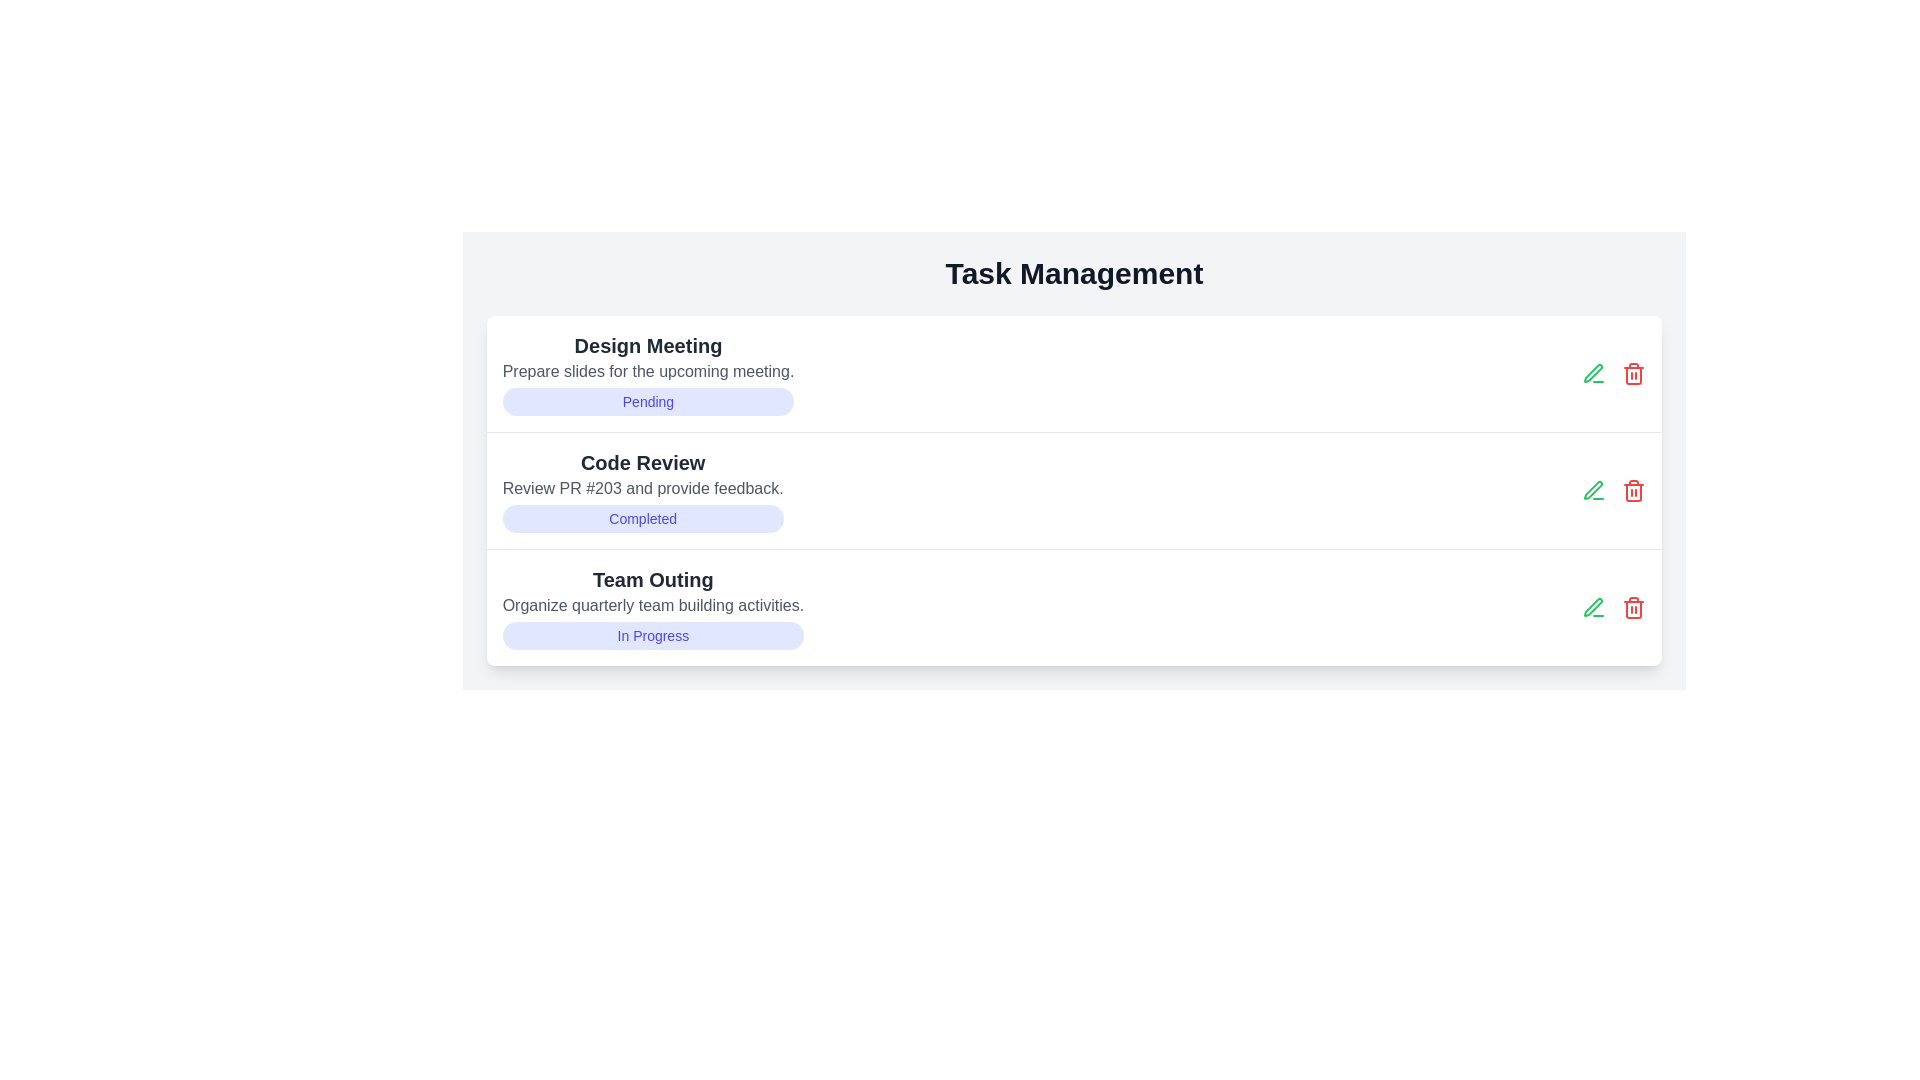 The height and width of the screenshot is (1080, 1920). I want to click on the completion status badge indicating that the 'Code Review' task has been finalized, located below the text 'Review PR #203 and provide feedback.', so click(643, 518).